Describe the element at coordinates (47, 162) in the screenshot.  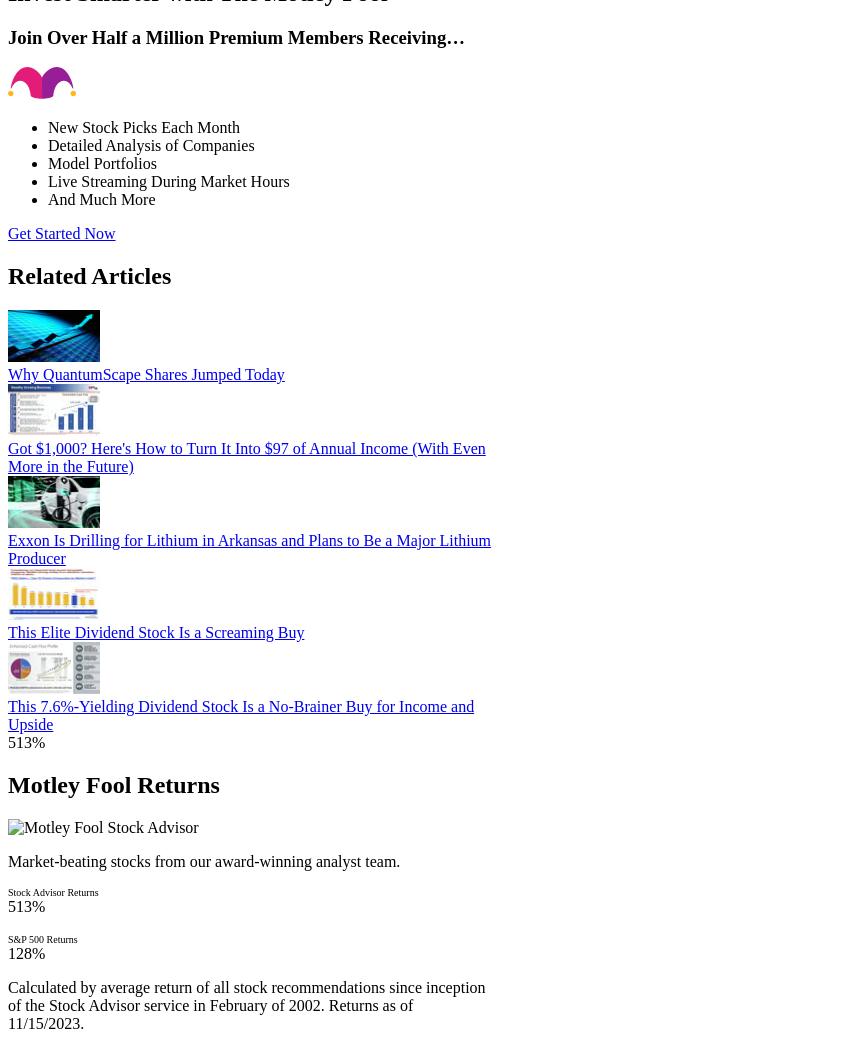
I see `'Model Portfolios'` at that location.